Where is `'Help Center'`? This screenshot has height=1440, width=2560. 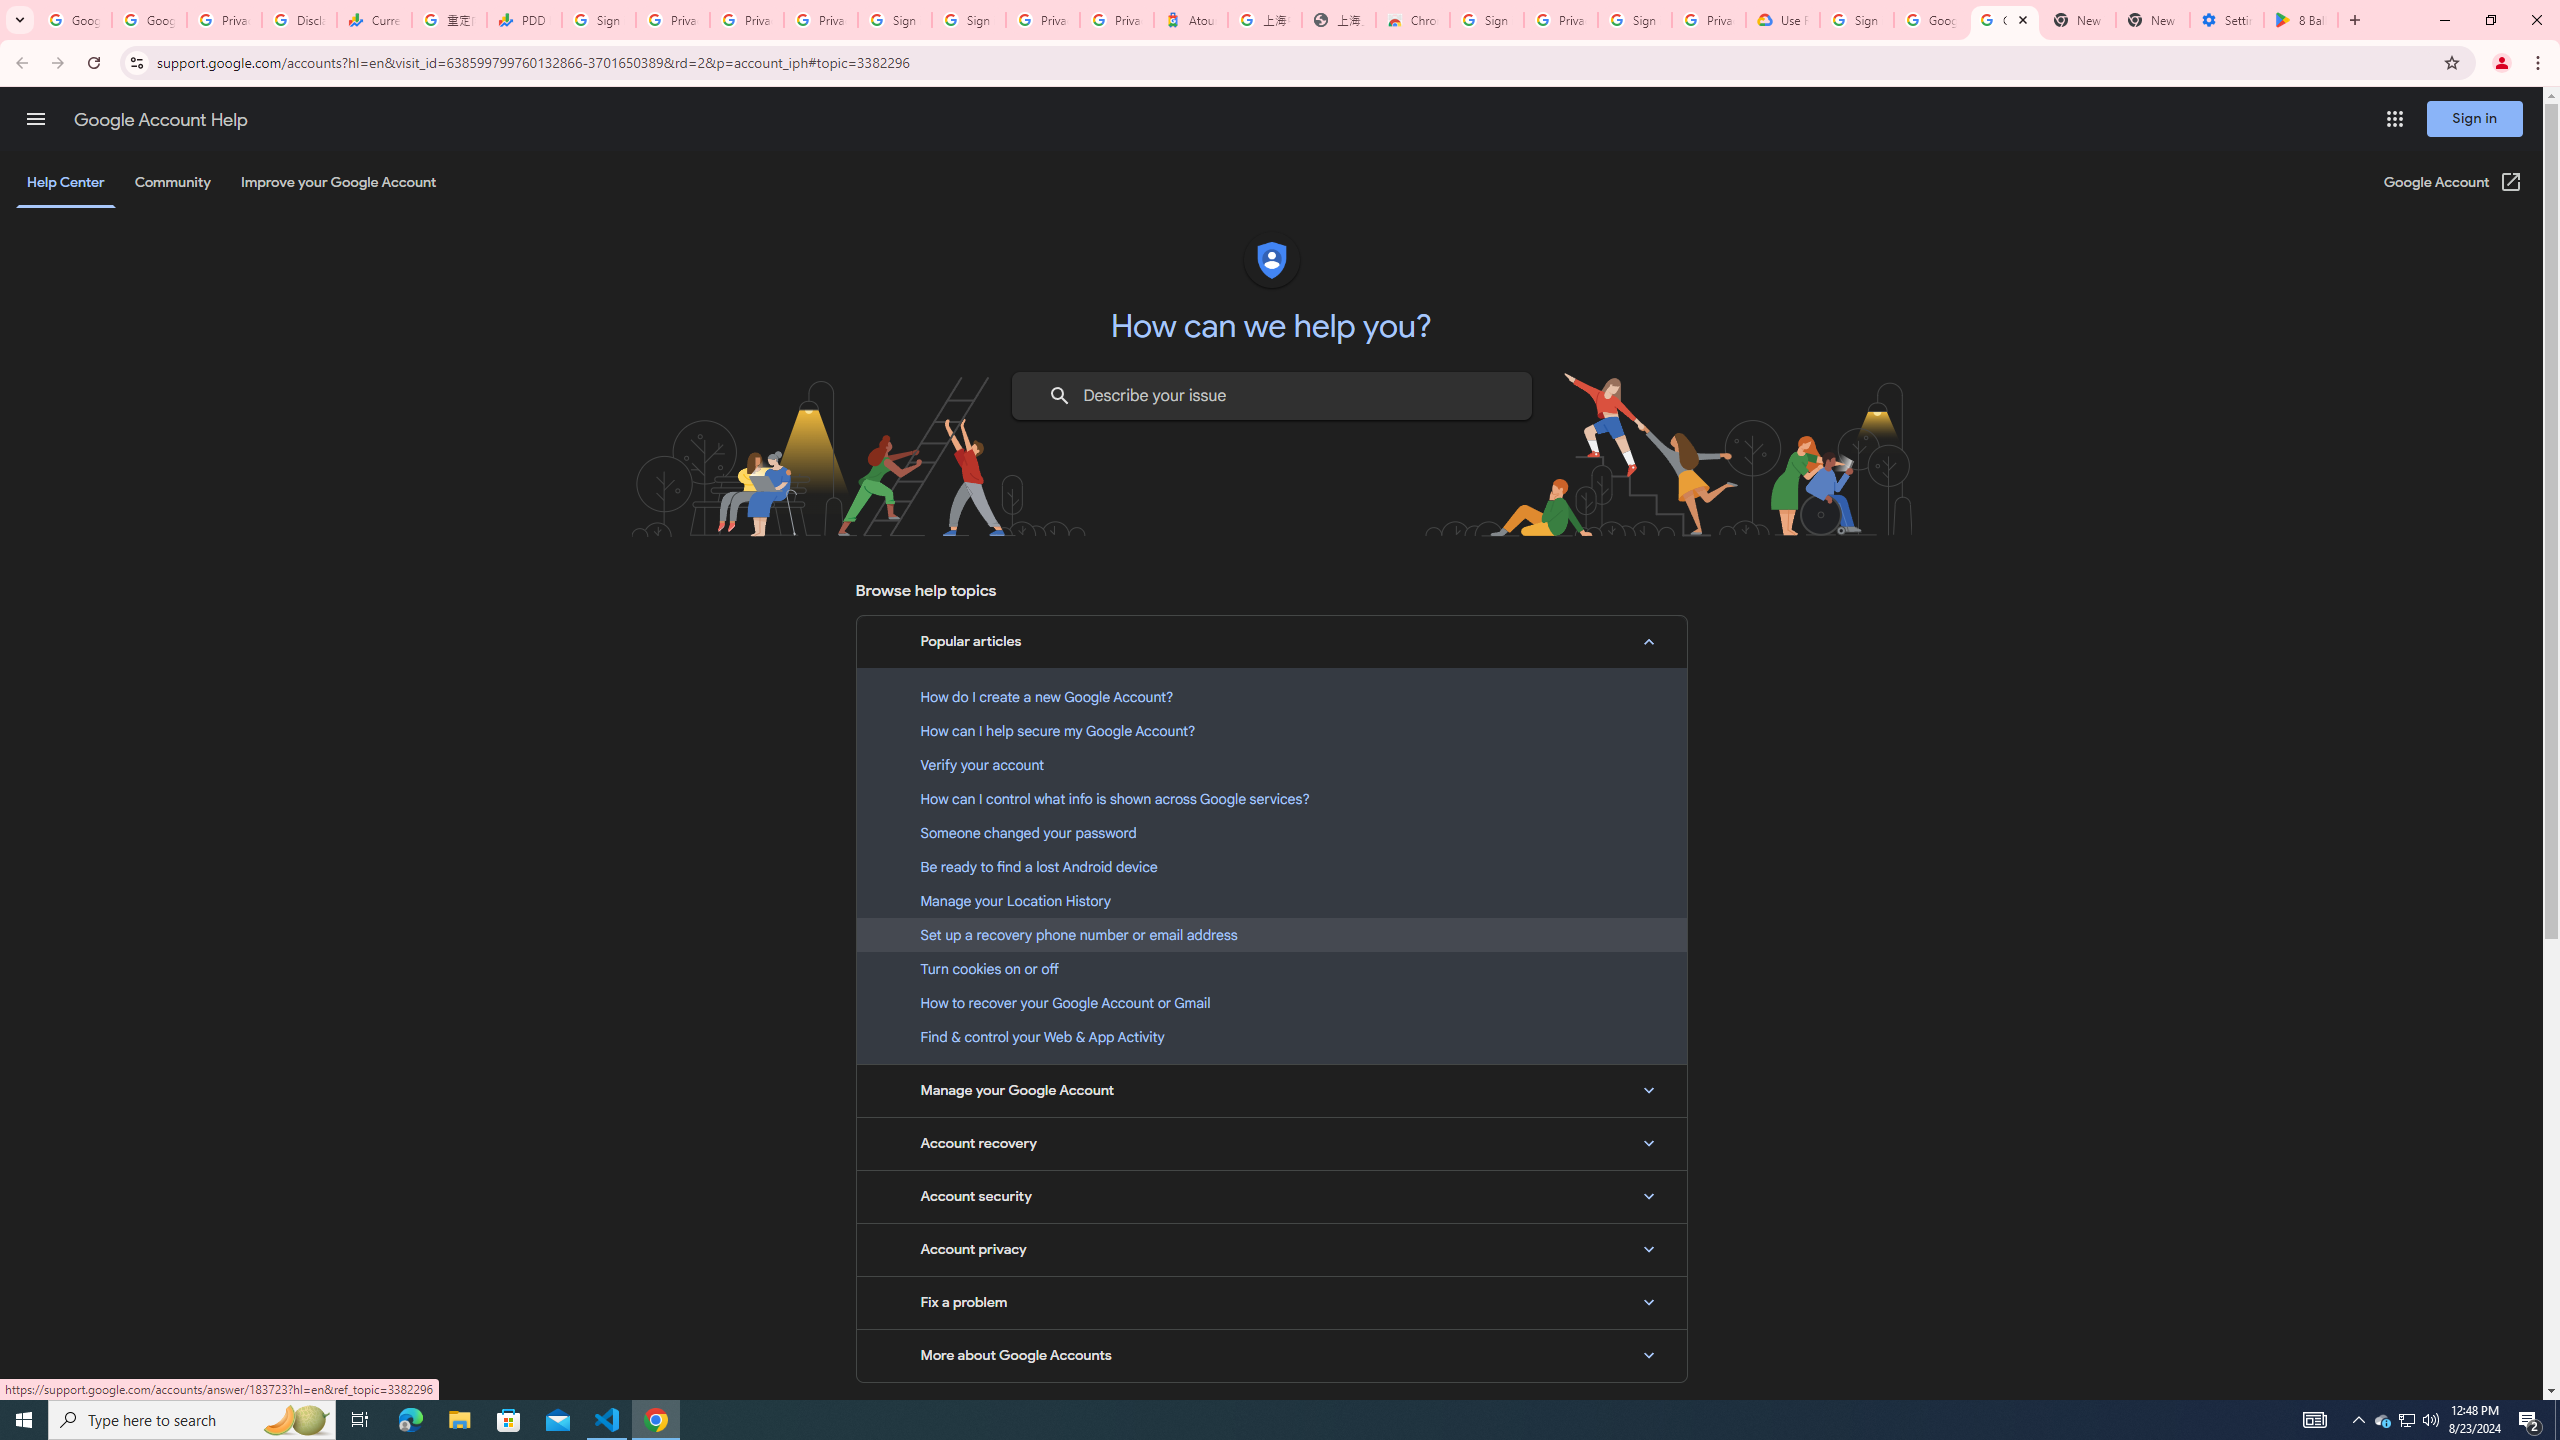 'Help Center' is located at coordinates (65, 181).